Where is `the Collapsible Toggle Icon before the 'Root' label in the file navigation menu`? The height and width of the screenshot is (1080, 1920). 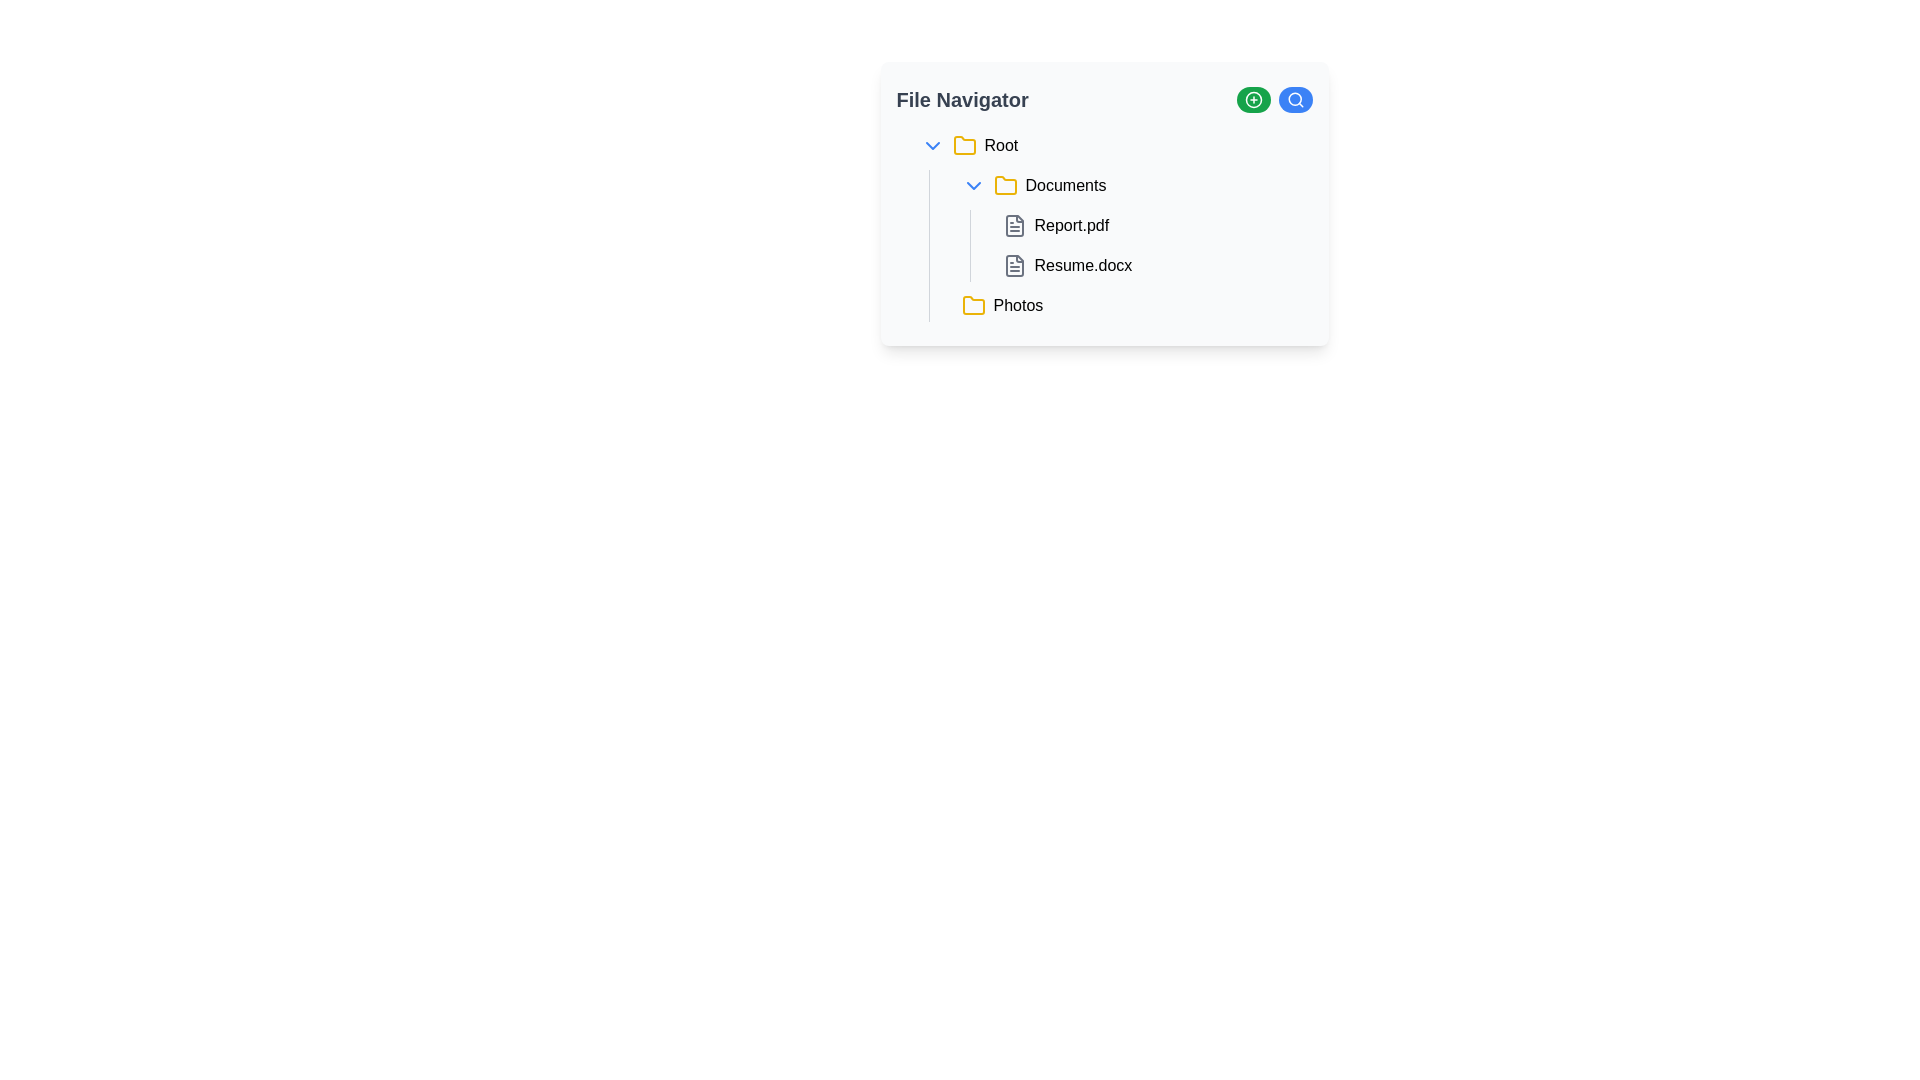
the Collapsible Toggle Icon before the 'Root' label in the file navigation menu is located at coordinates (931, 145).